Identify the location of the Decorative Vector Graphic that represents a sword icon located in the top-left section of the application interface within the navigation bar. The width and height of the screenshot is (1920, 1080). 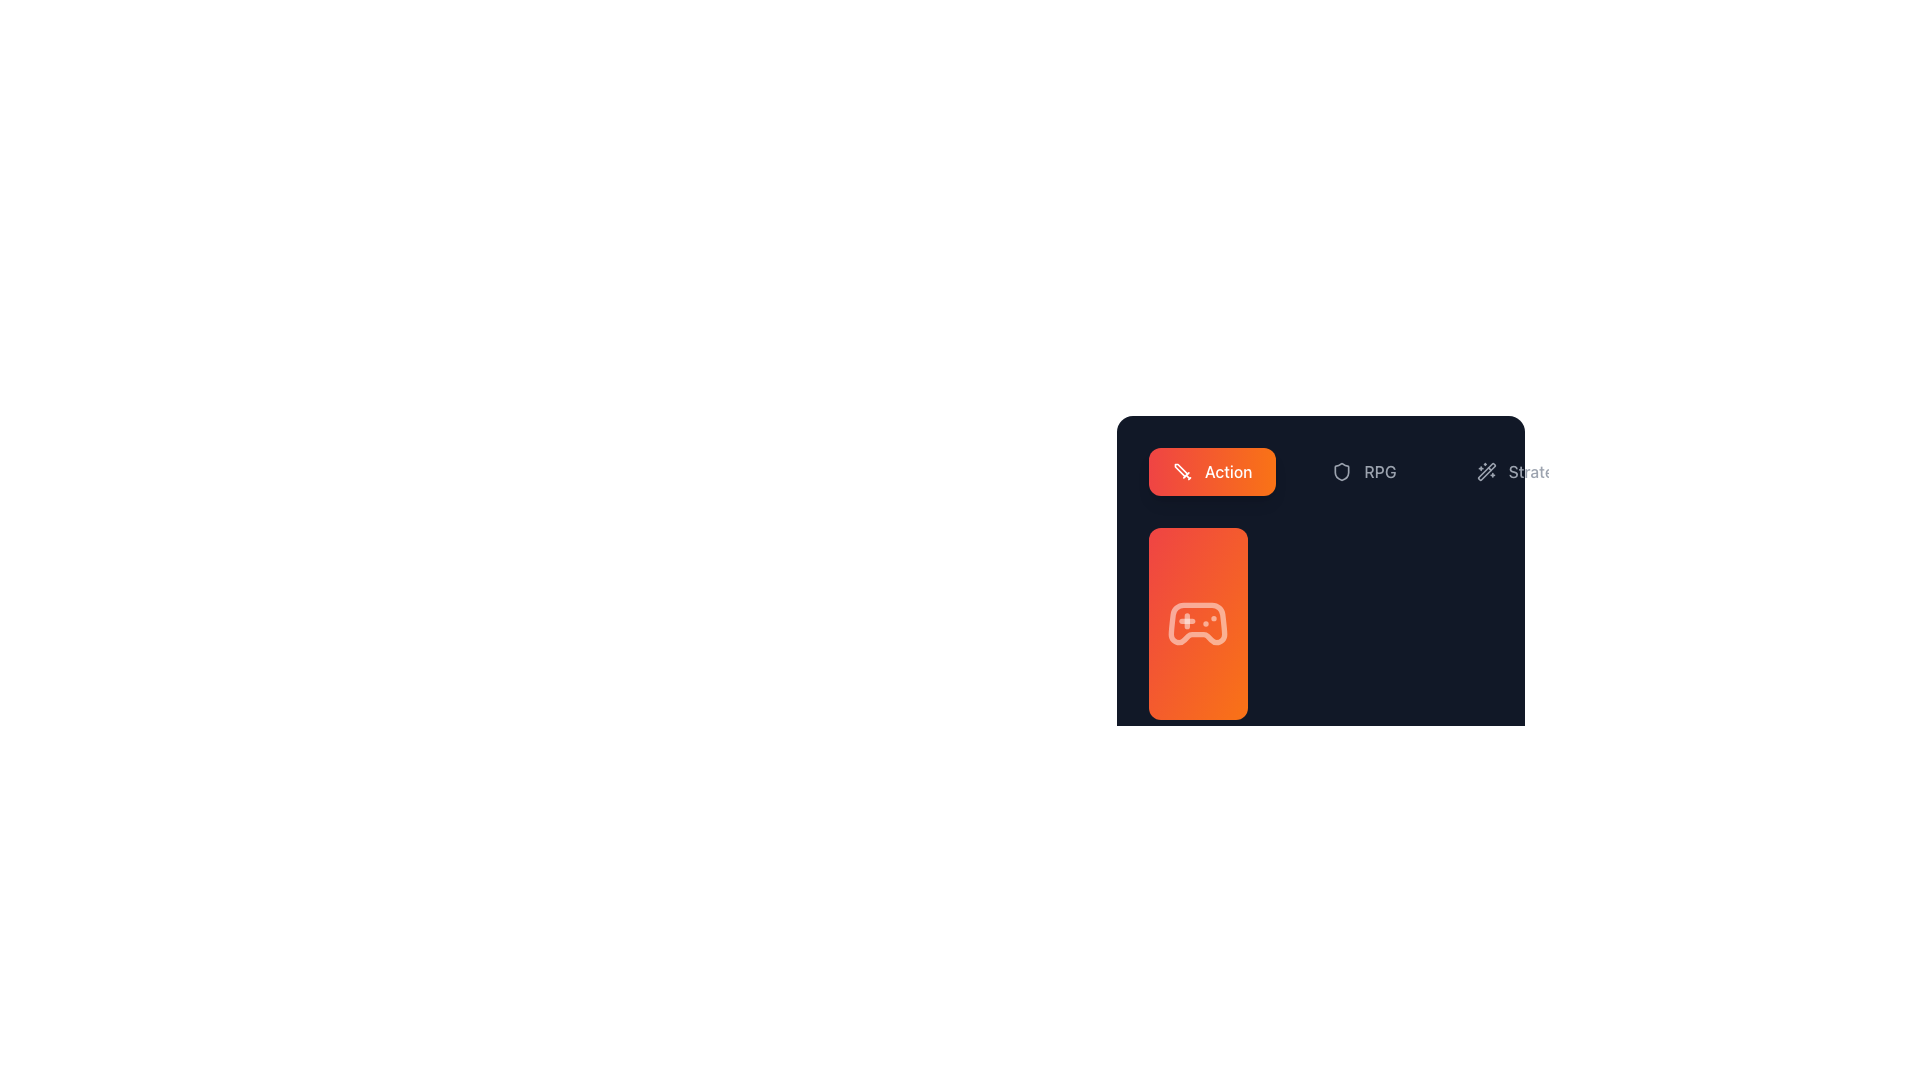
(1181, 470).